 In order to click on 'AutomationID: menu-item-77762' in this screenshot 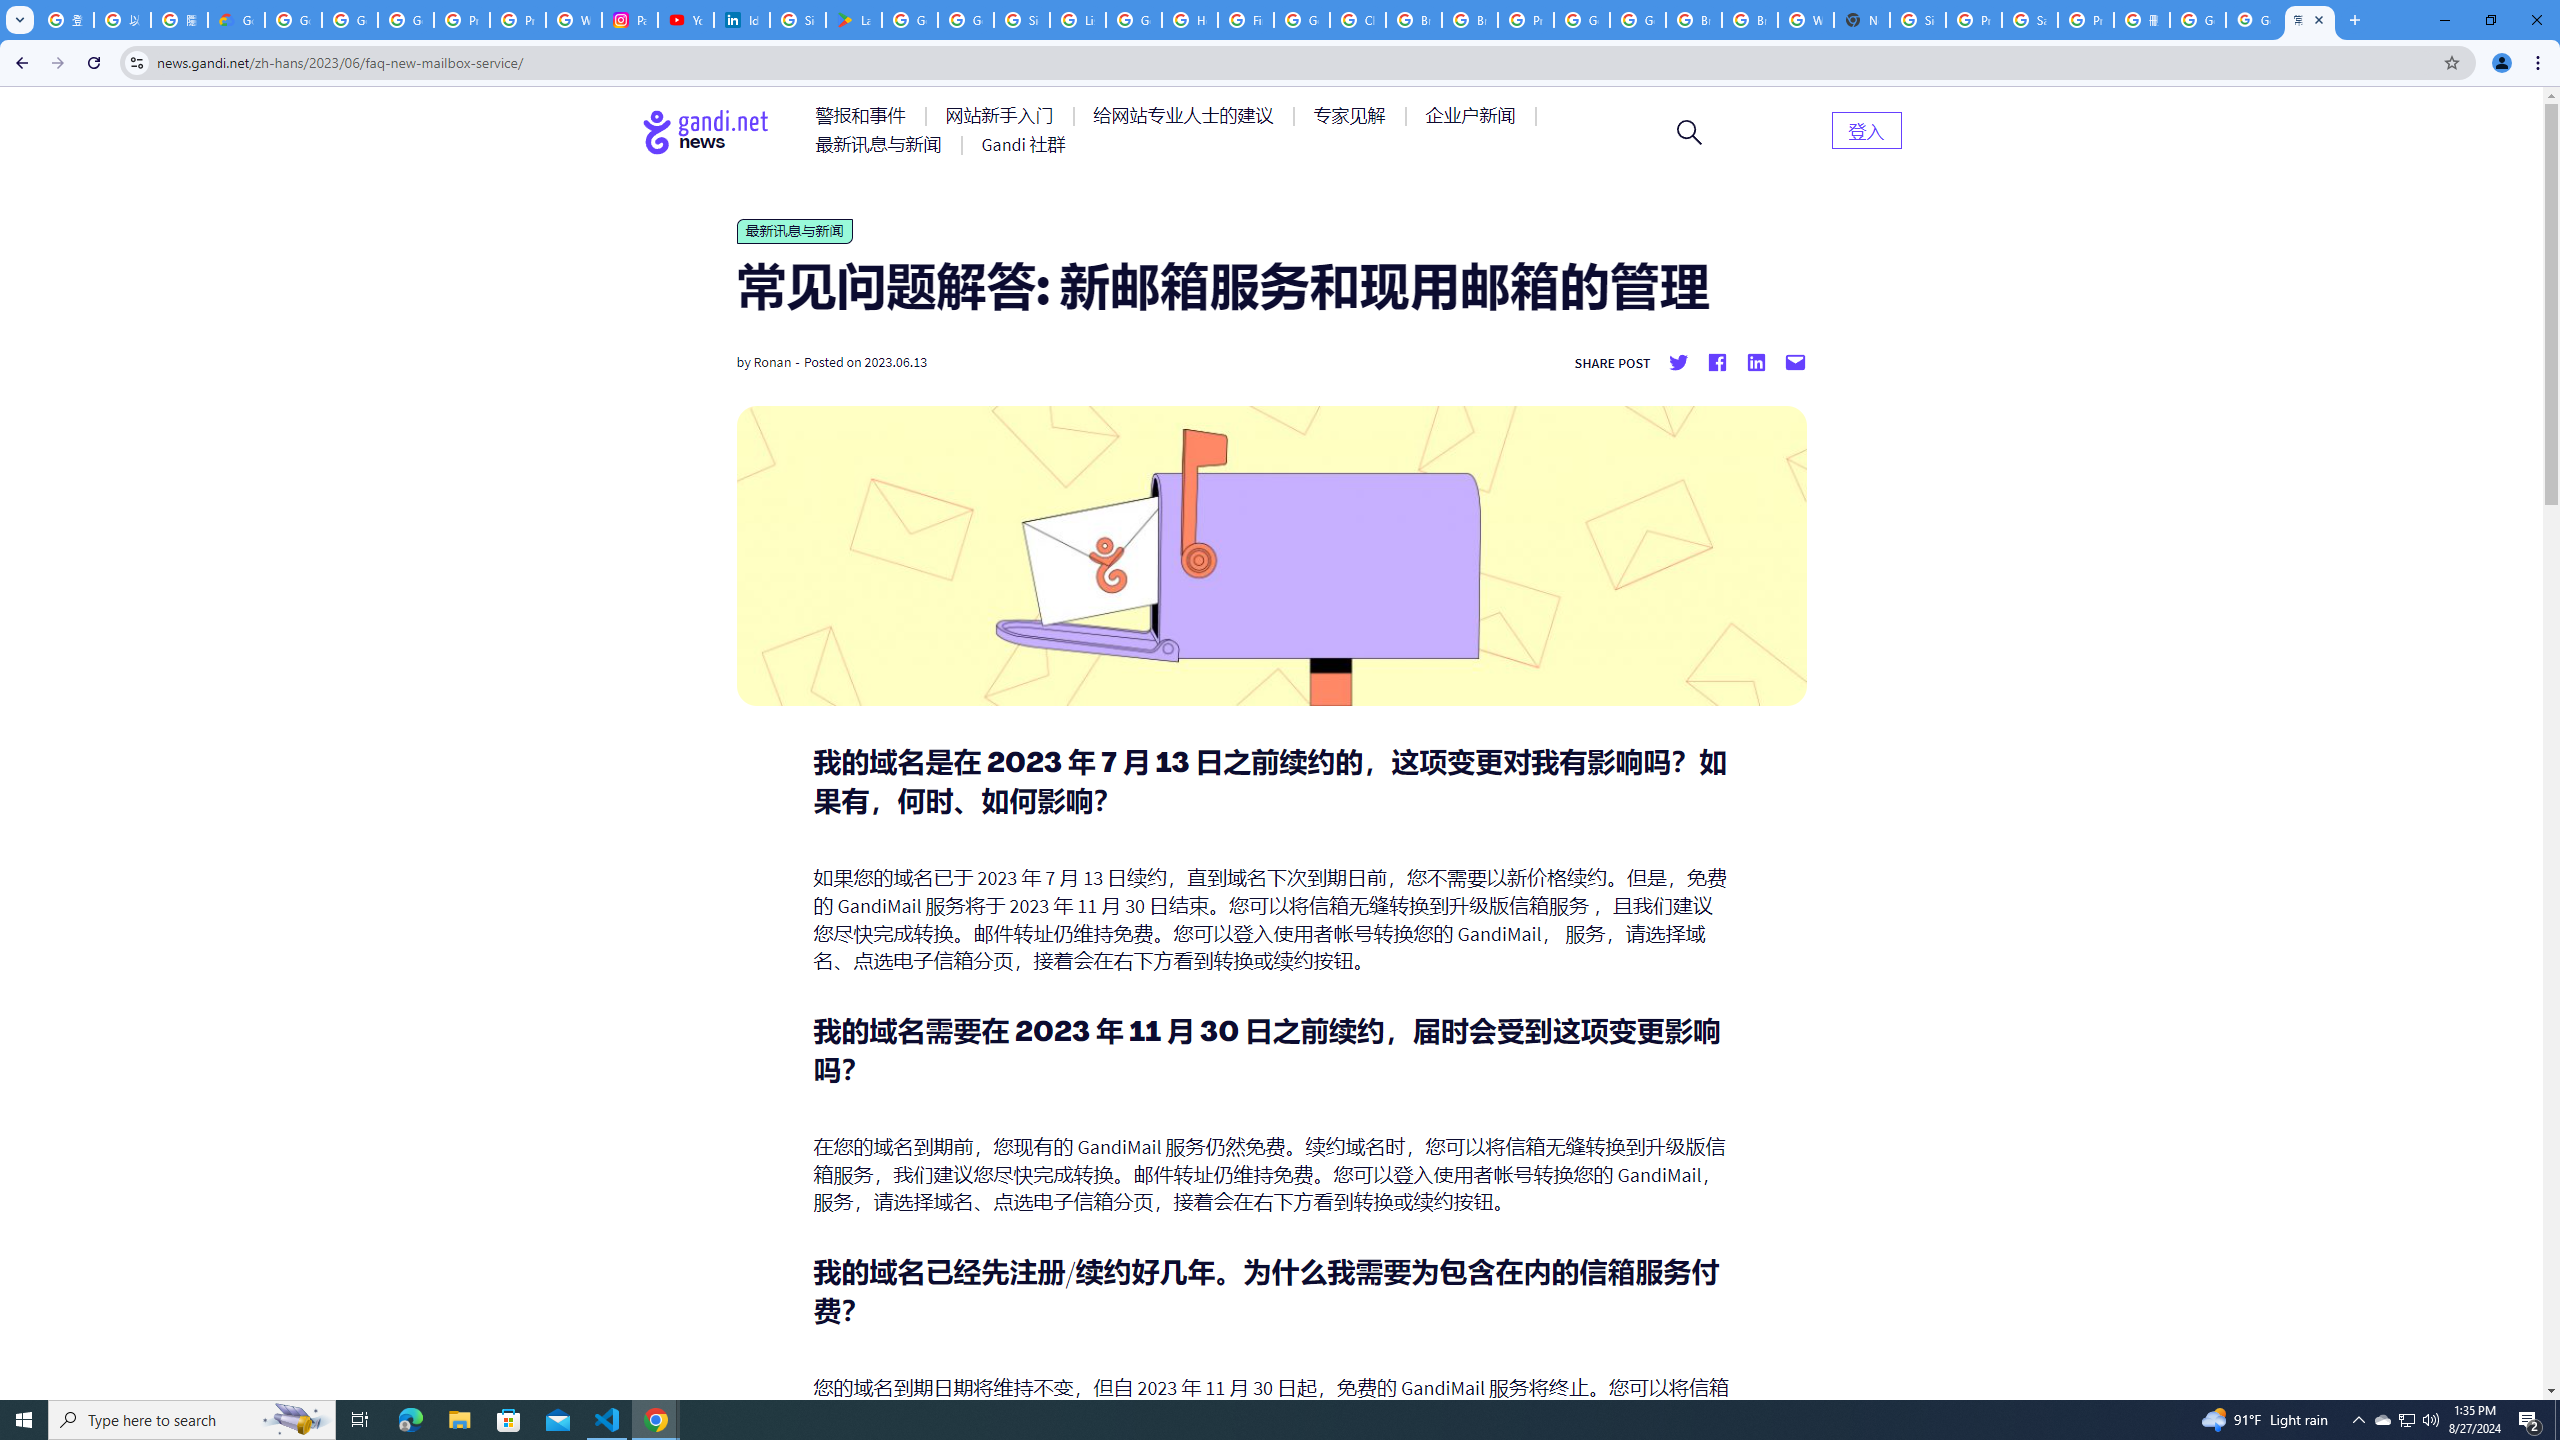, I will do `click(1002, 114)`.